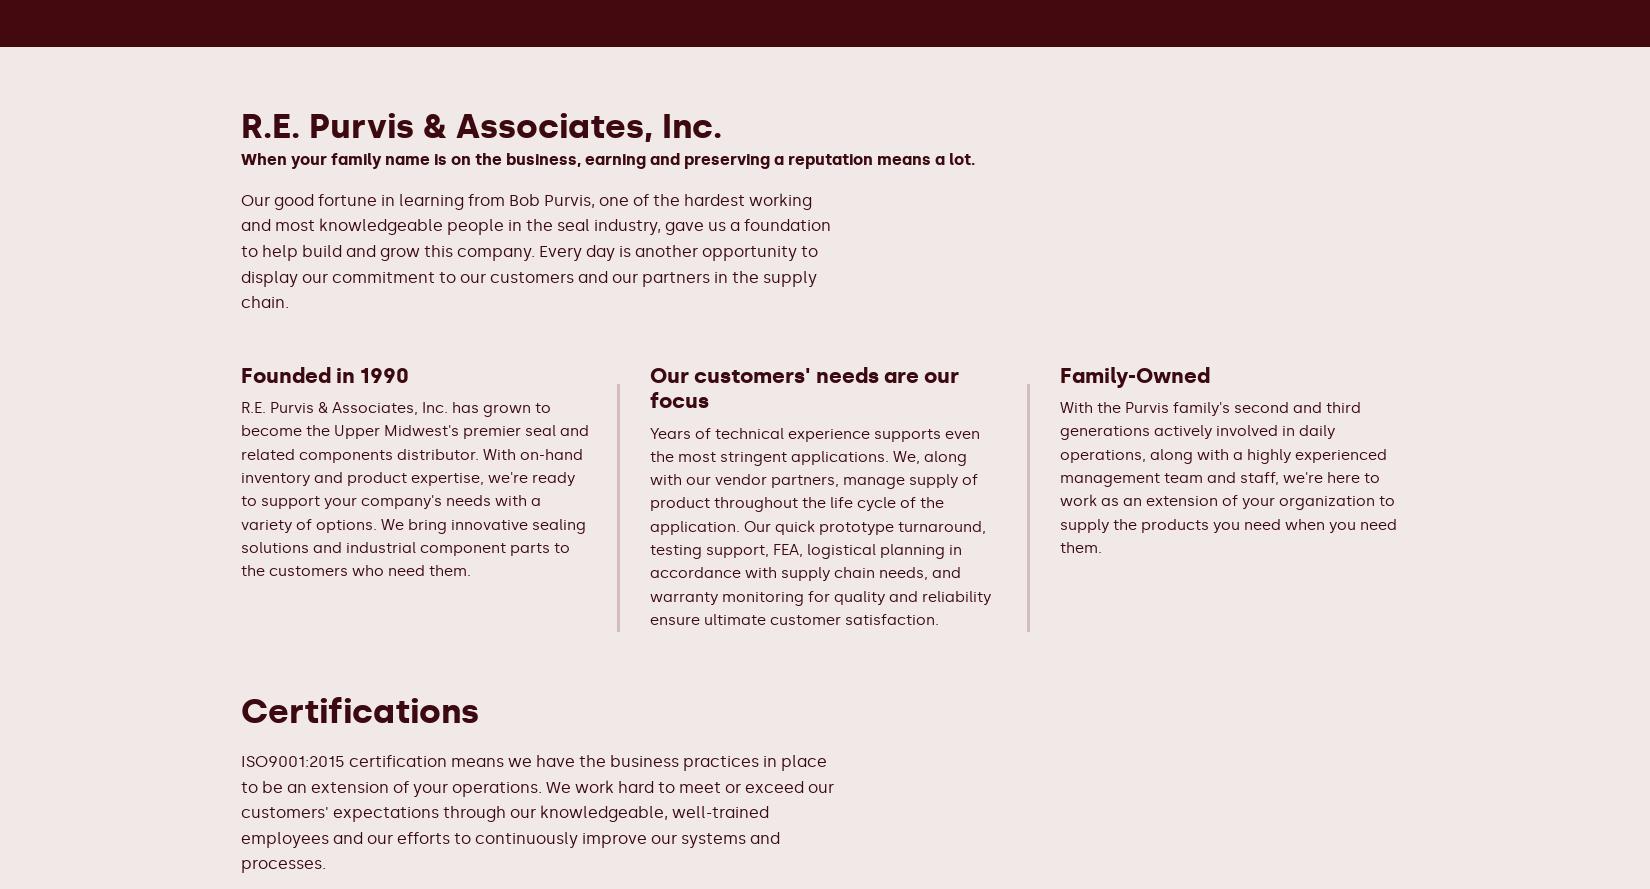 Image resolution: width=1650 pixels, height=889 pixels. I want to click on 'ISO9001:2015 certification means we have the business practices in place to be an extension of your operations. We work hard to meet or exceed our customers' expectations through our knowledgeable, well-trained employees and our efforts to continuously improve our systems and processes.', so click(241, 812).